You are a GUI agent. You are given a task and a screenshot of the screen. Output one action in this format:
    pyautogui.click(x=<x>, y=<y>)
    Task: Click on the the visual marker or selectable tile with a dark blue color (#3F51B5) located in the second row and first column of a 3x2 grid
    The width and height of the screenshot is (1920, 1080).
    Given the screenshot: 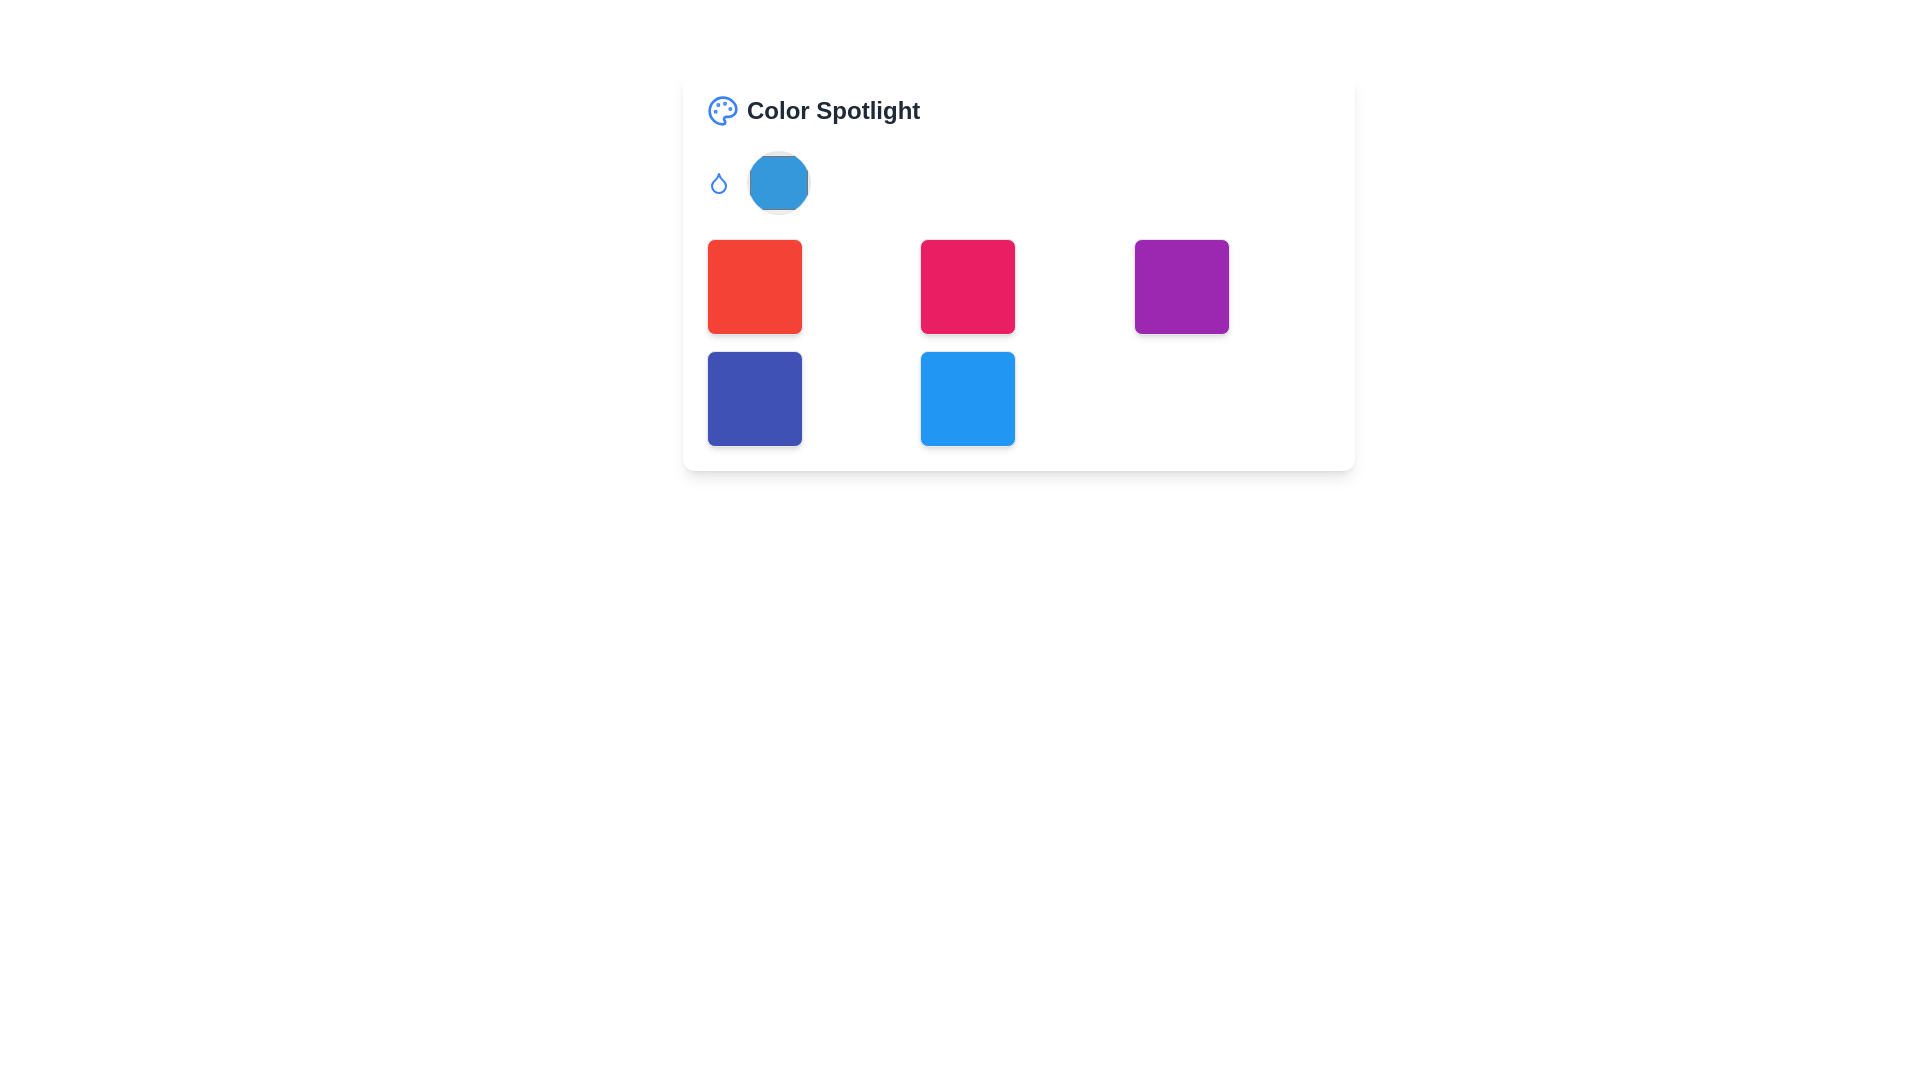 What is the action you would take?
    pyautogui.click(x=753, y=398)
    